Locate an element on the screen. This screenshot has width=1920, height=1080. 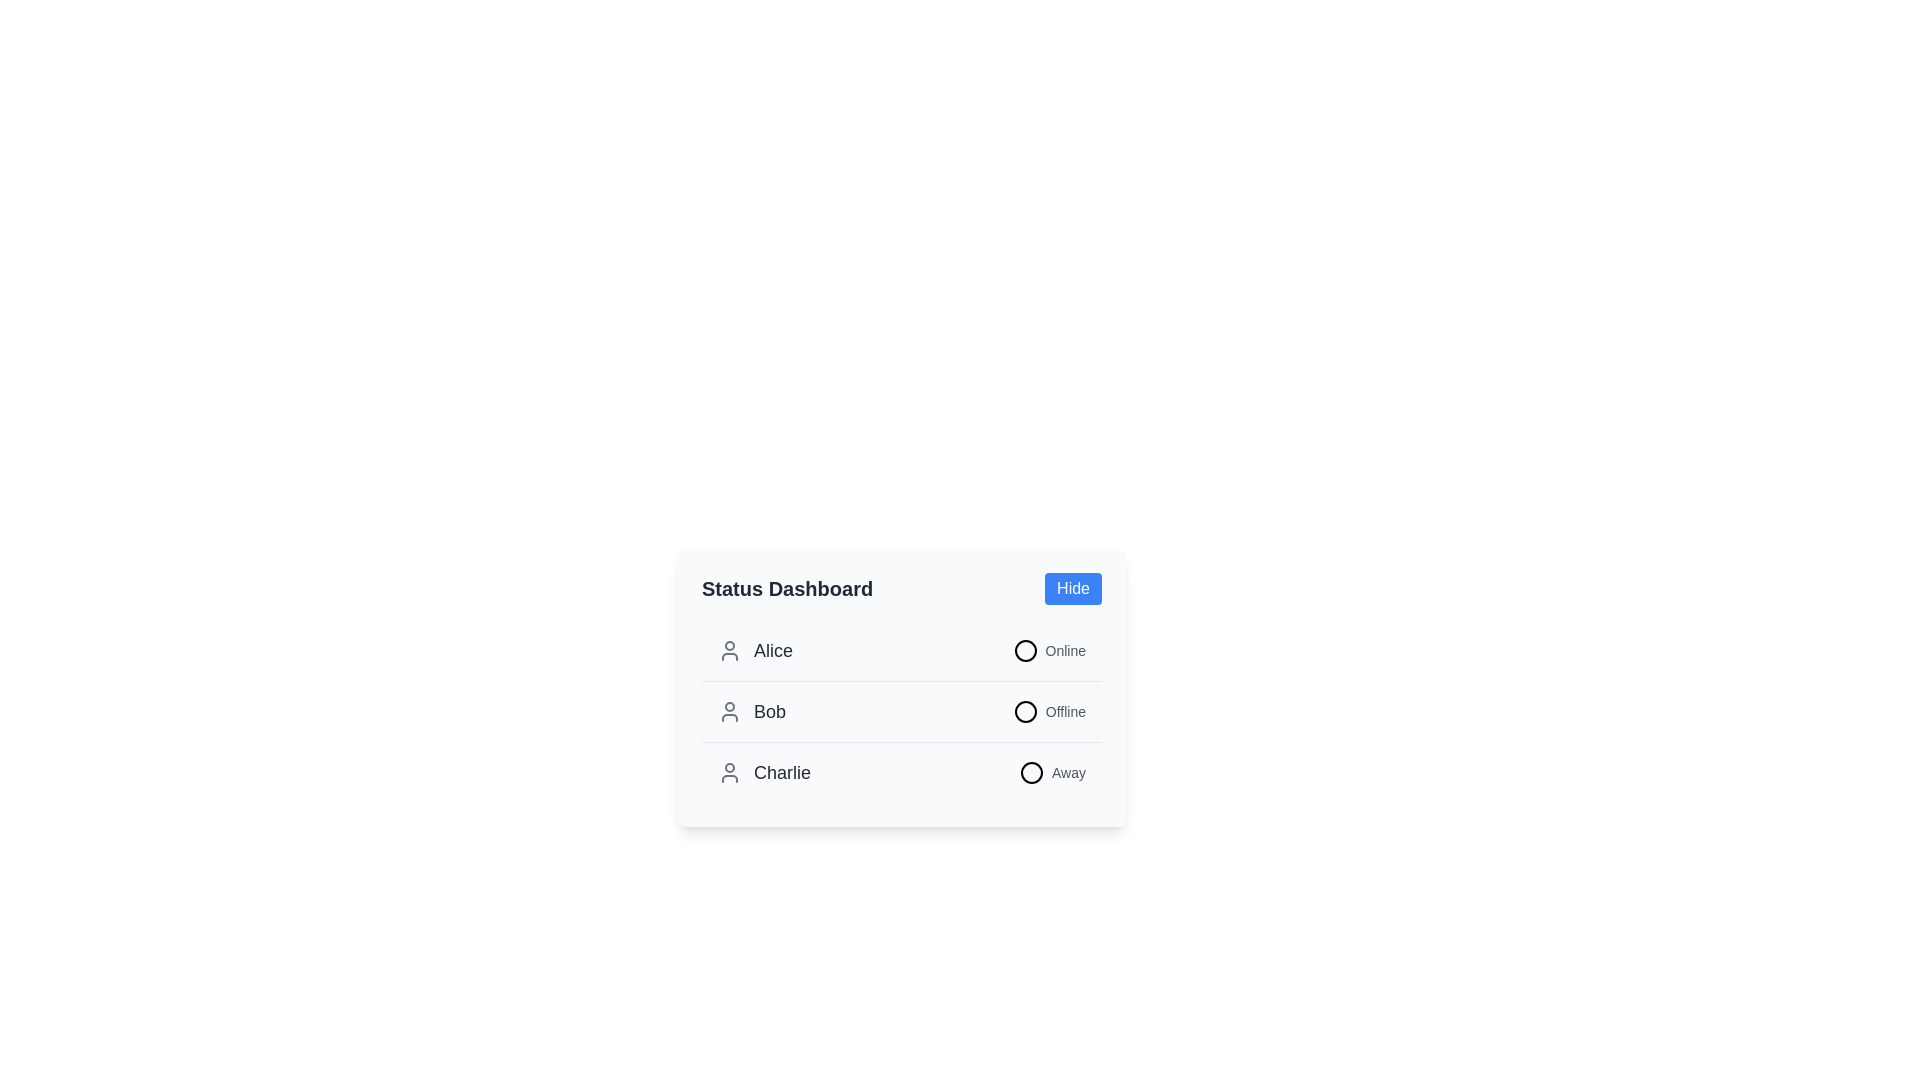
the List Item displaying 'Bob' with an 'Offline' status is located at coordinates (901, 710).